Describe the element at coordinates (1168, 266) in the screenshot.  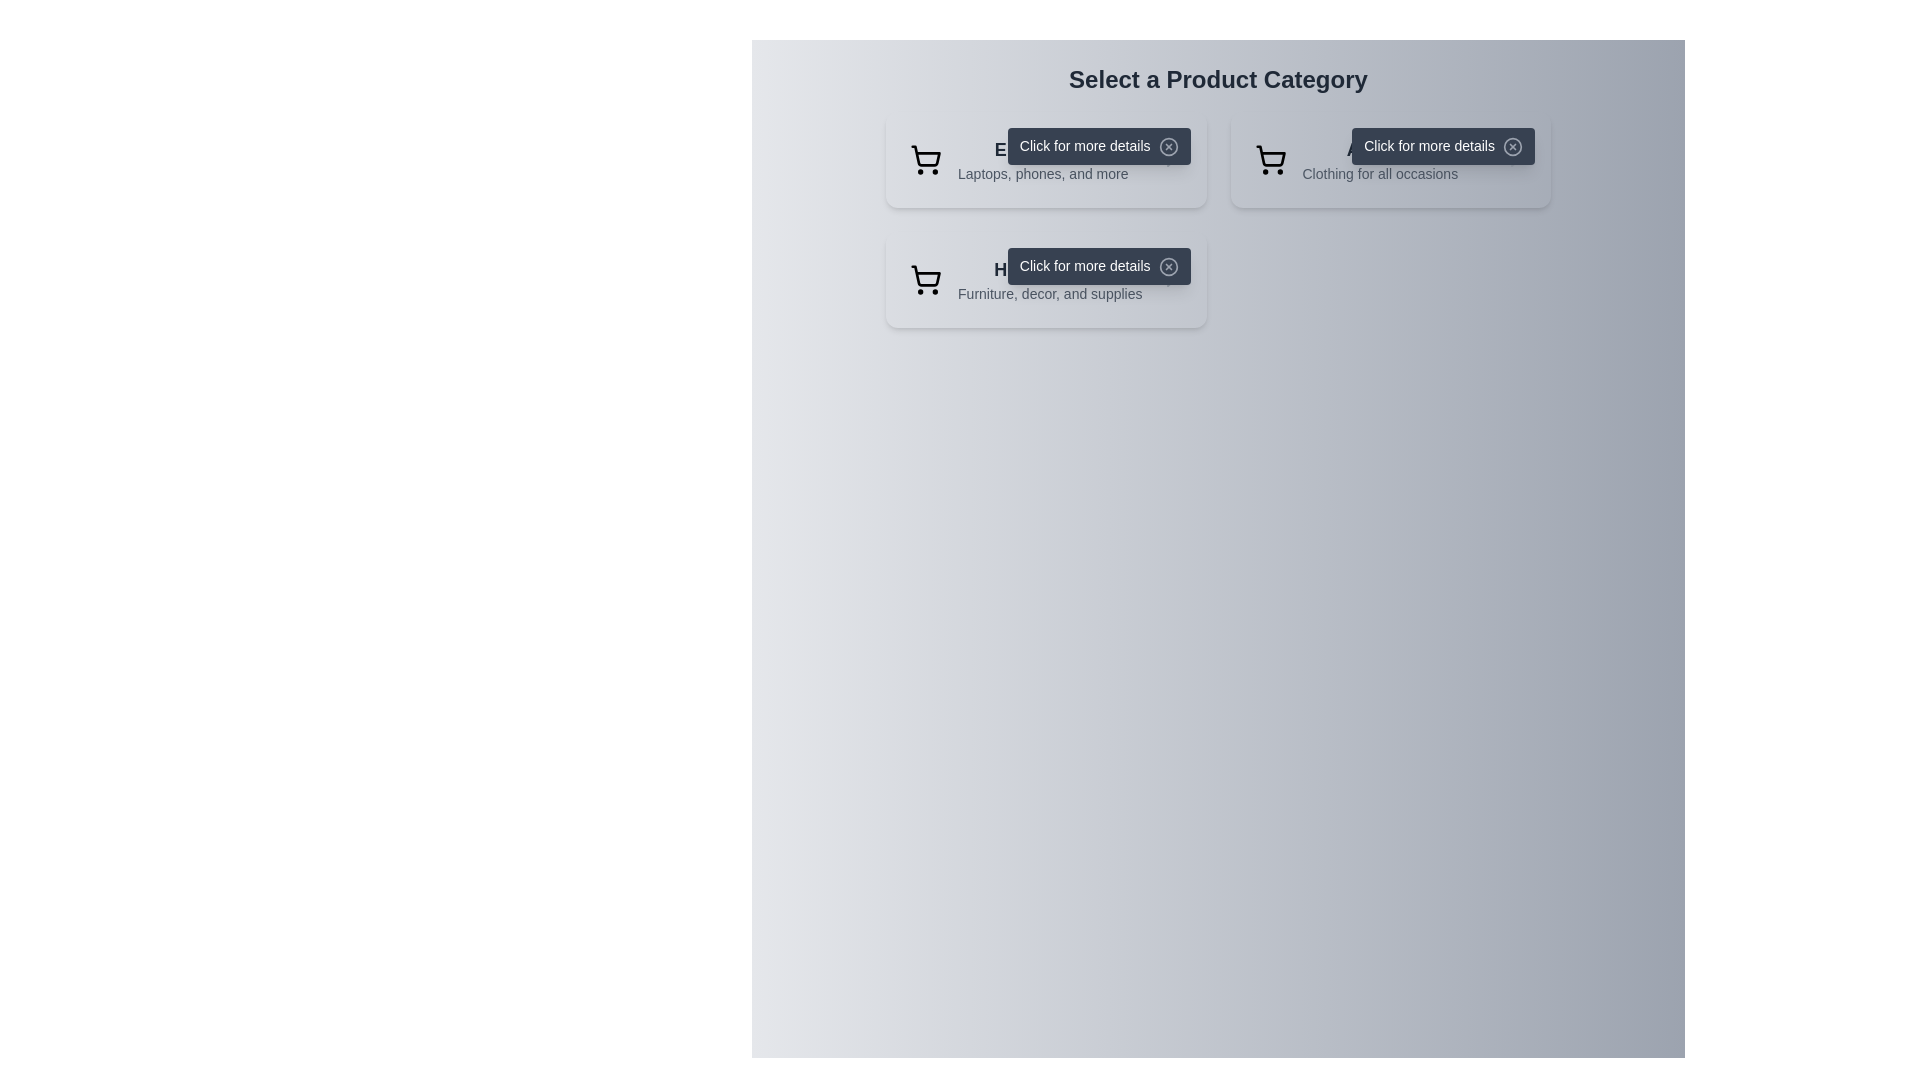
I see `the close icon with a circular boundary and an 'x' mark inside, located in the top-right section of the tooltip titled 'Click for more details.'` at that location.